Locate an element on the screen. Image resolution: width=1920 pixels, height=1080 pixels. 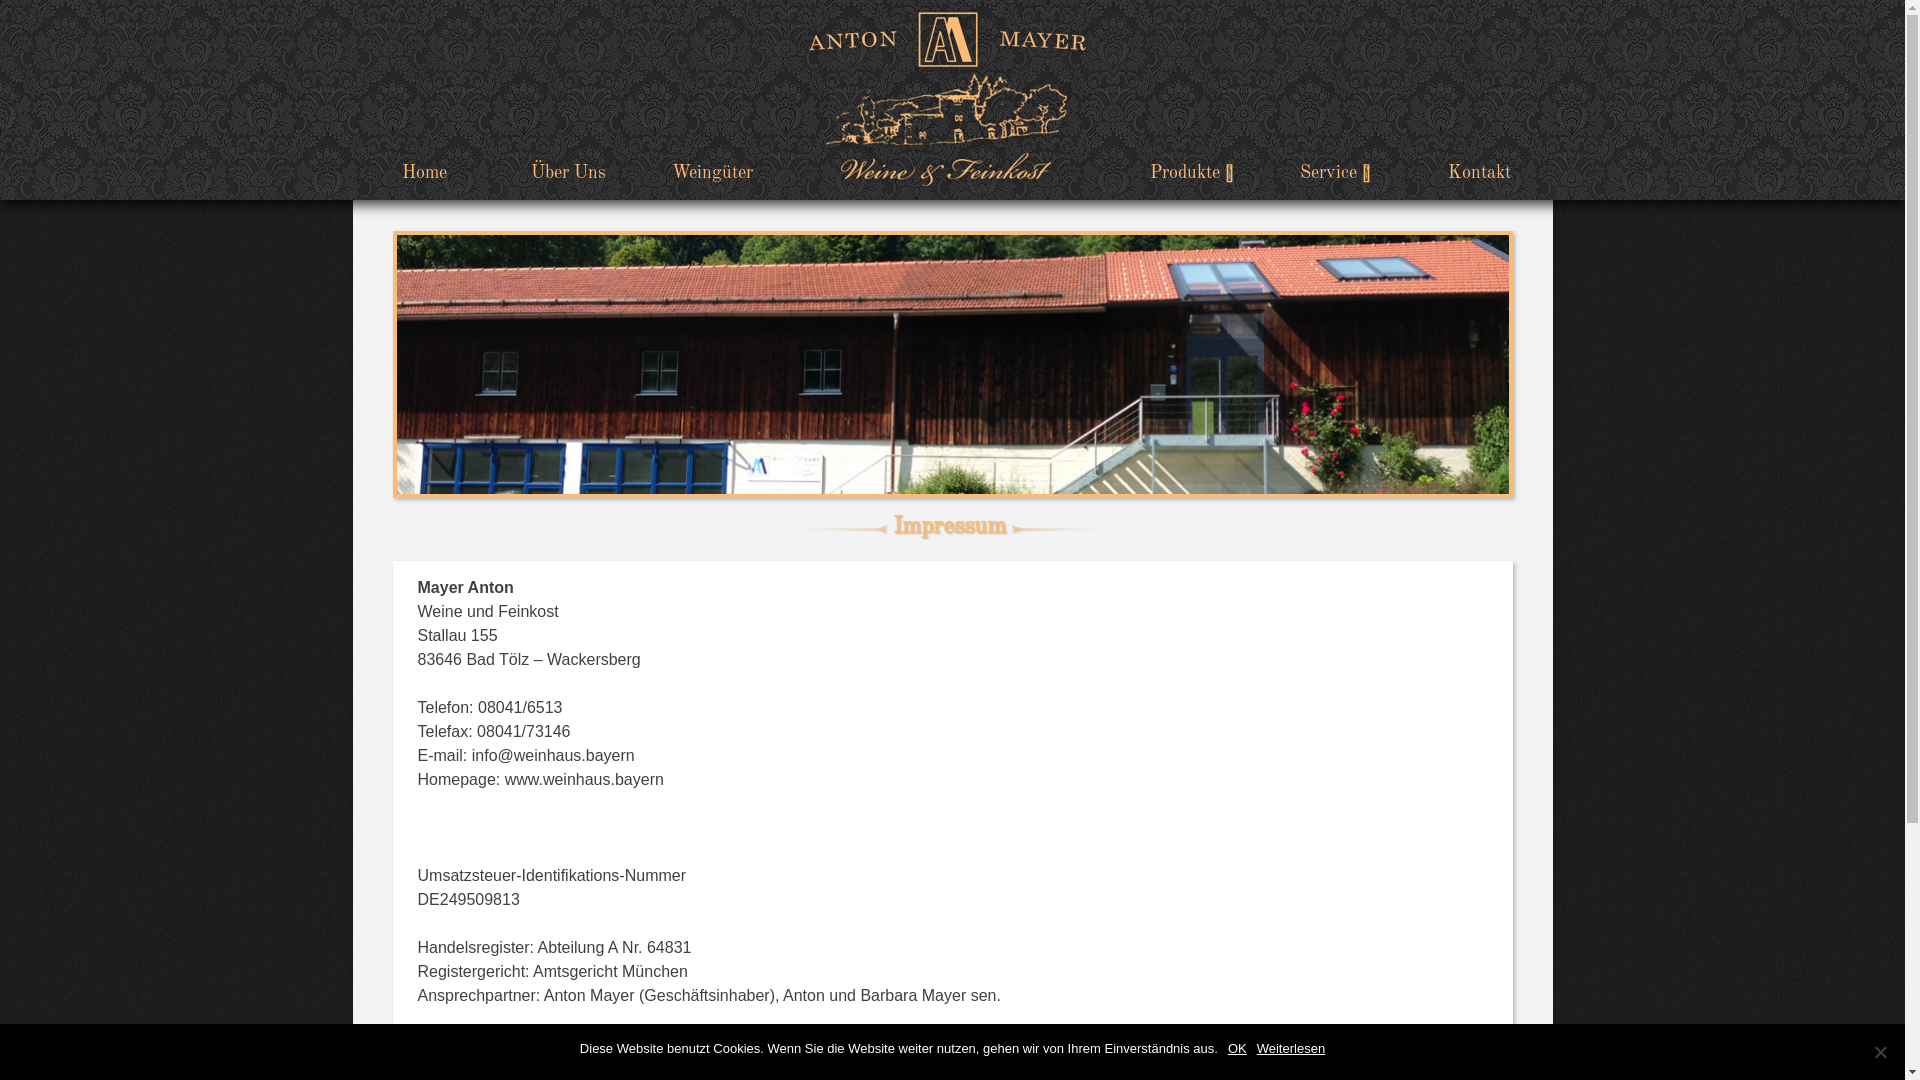
'Produkte' is located at coordinates (1191, 172).